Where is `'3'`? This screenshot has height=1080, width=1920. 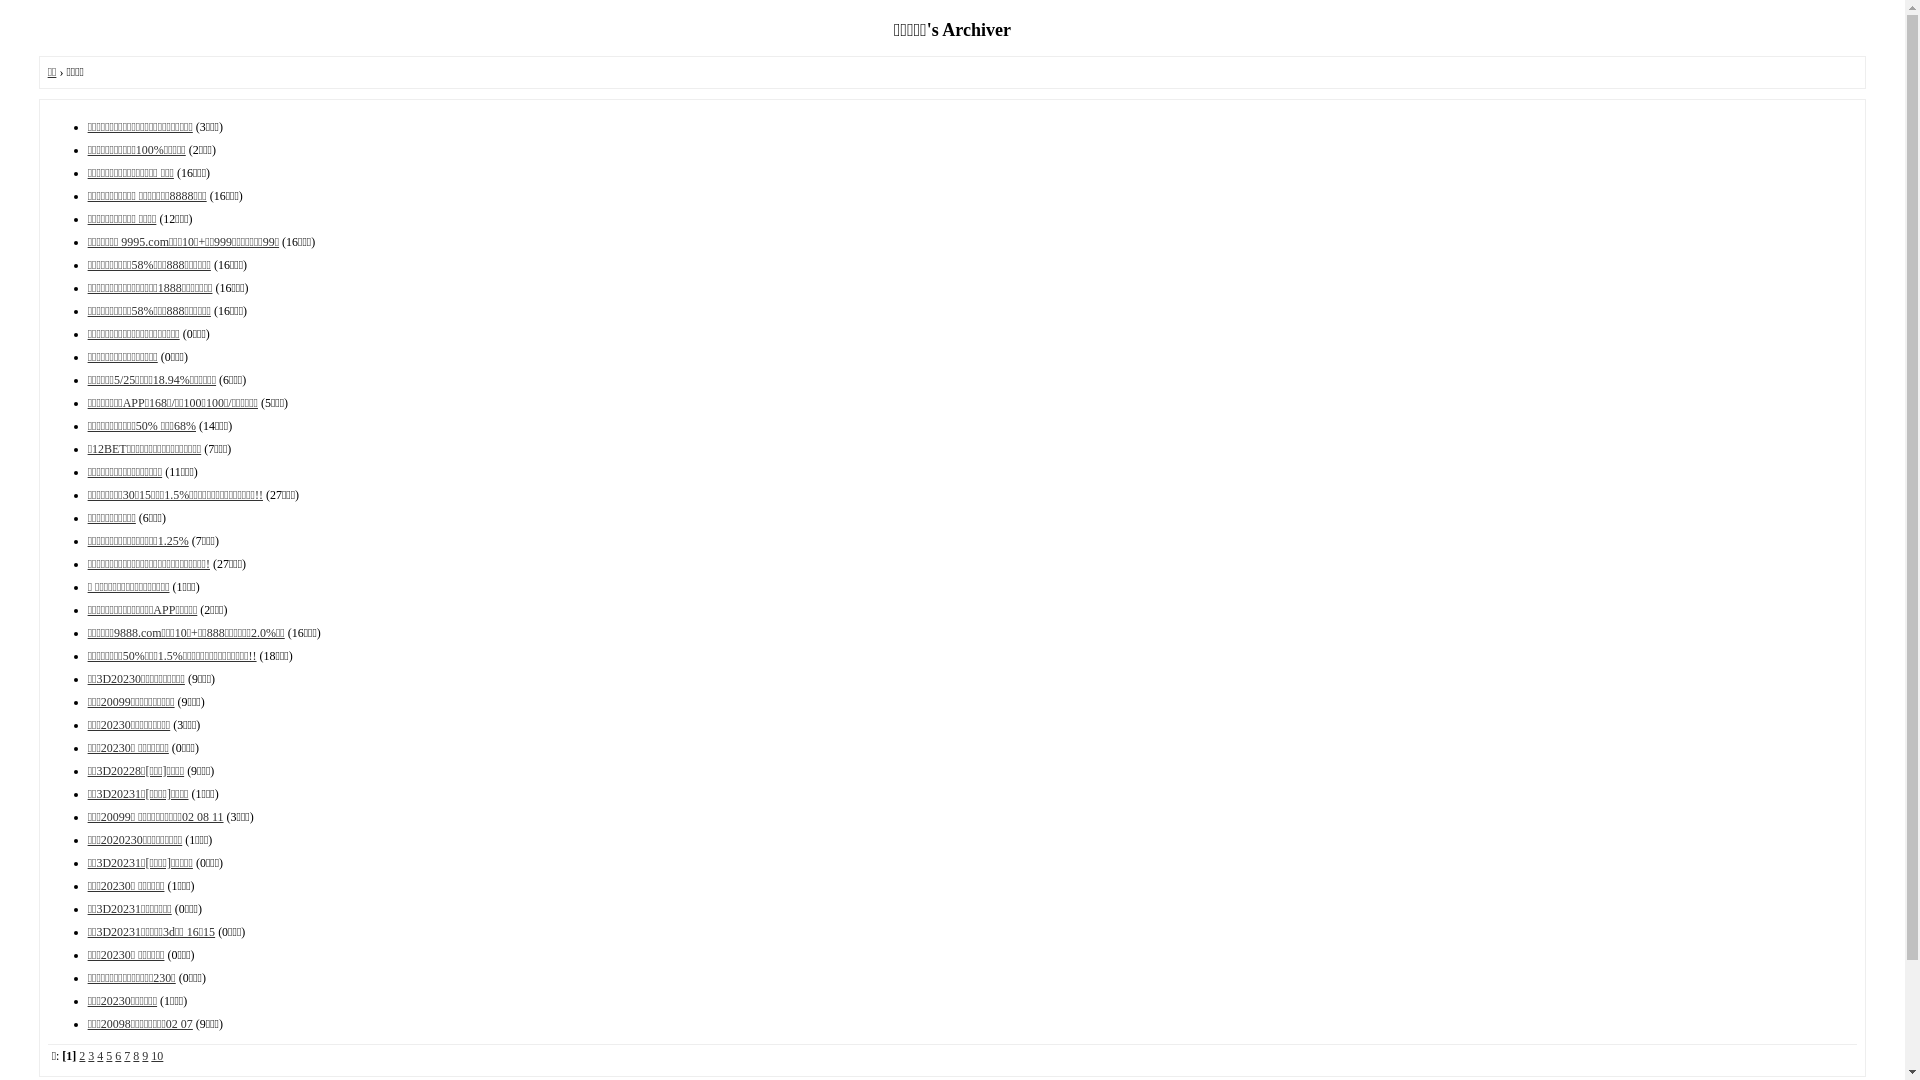
'3' is located at coordinates (90, 1055).